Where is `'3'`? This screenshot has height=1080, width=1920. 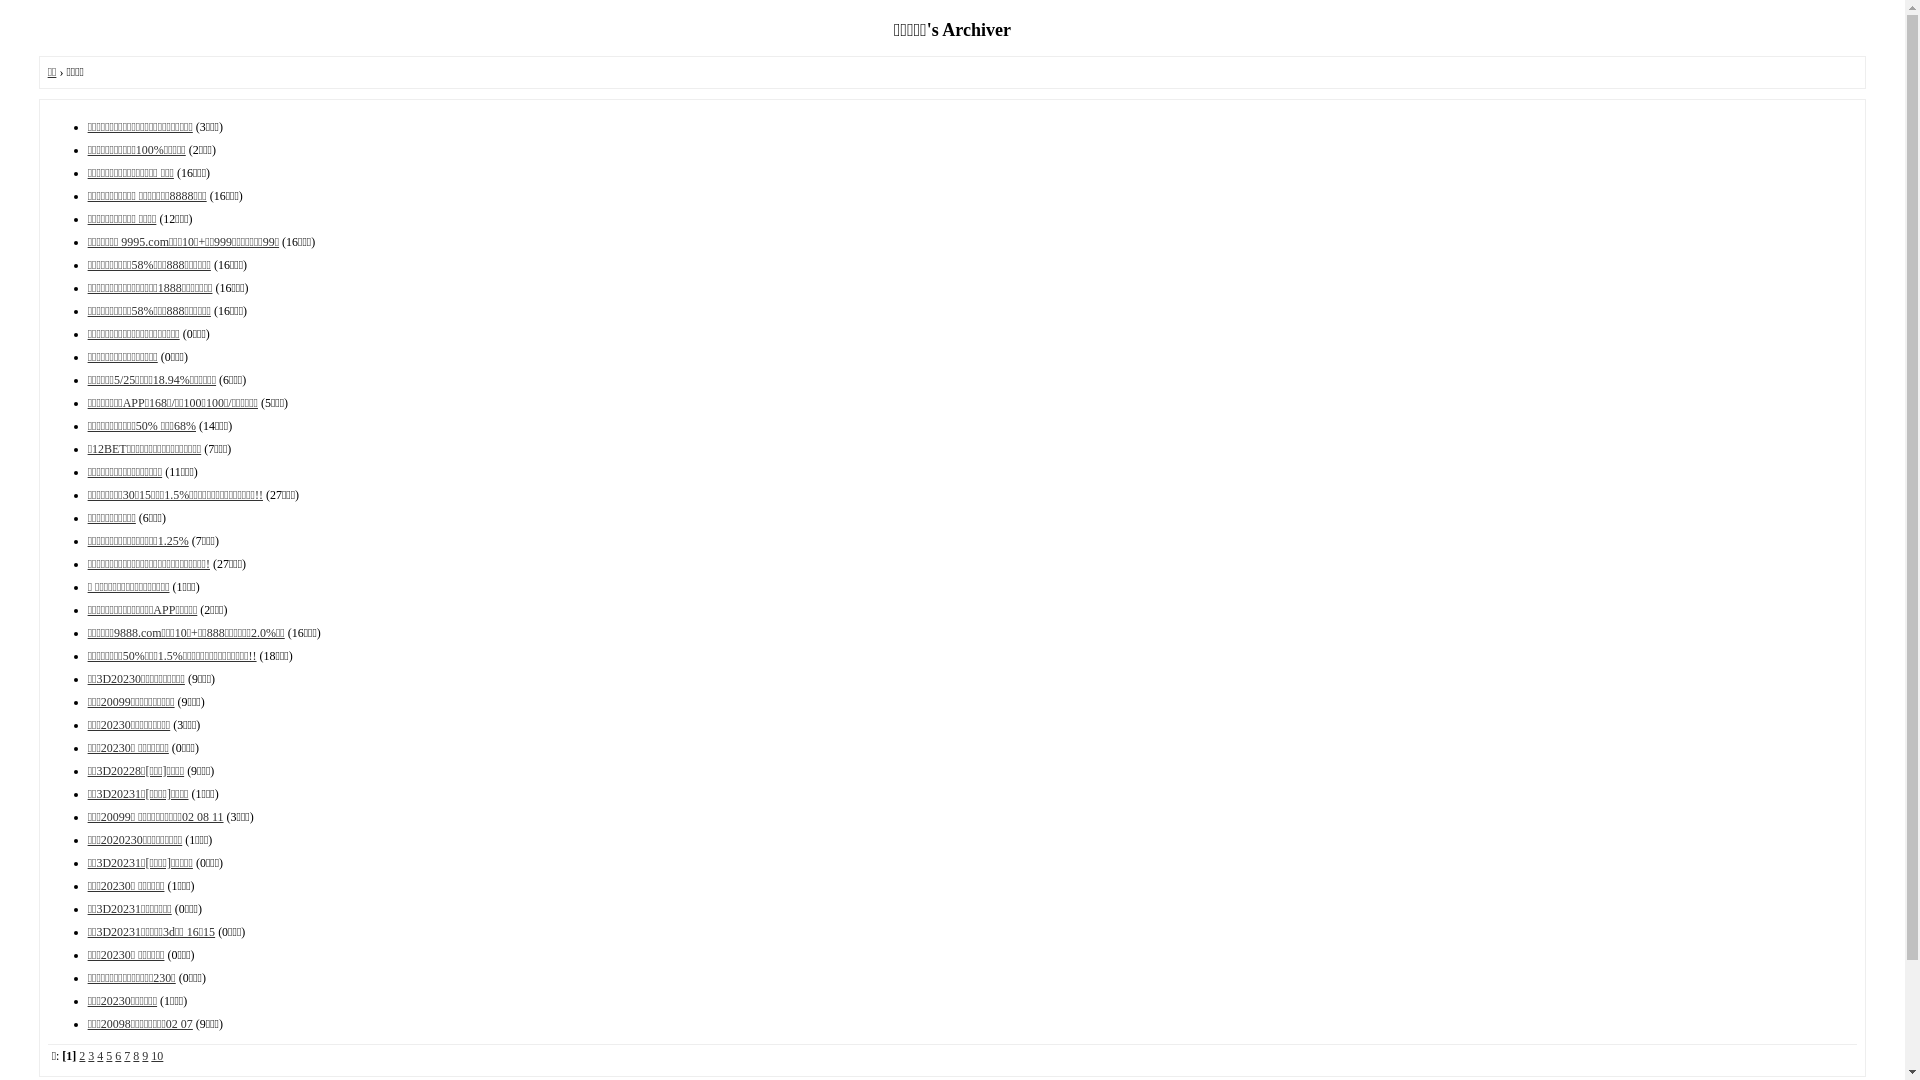
'3' is located at coordinates (90, 1055).